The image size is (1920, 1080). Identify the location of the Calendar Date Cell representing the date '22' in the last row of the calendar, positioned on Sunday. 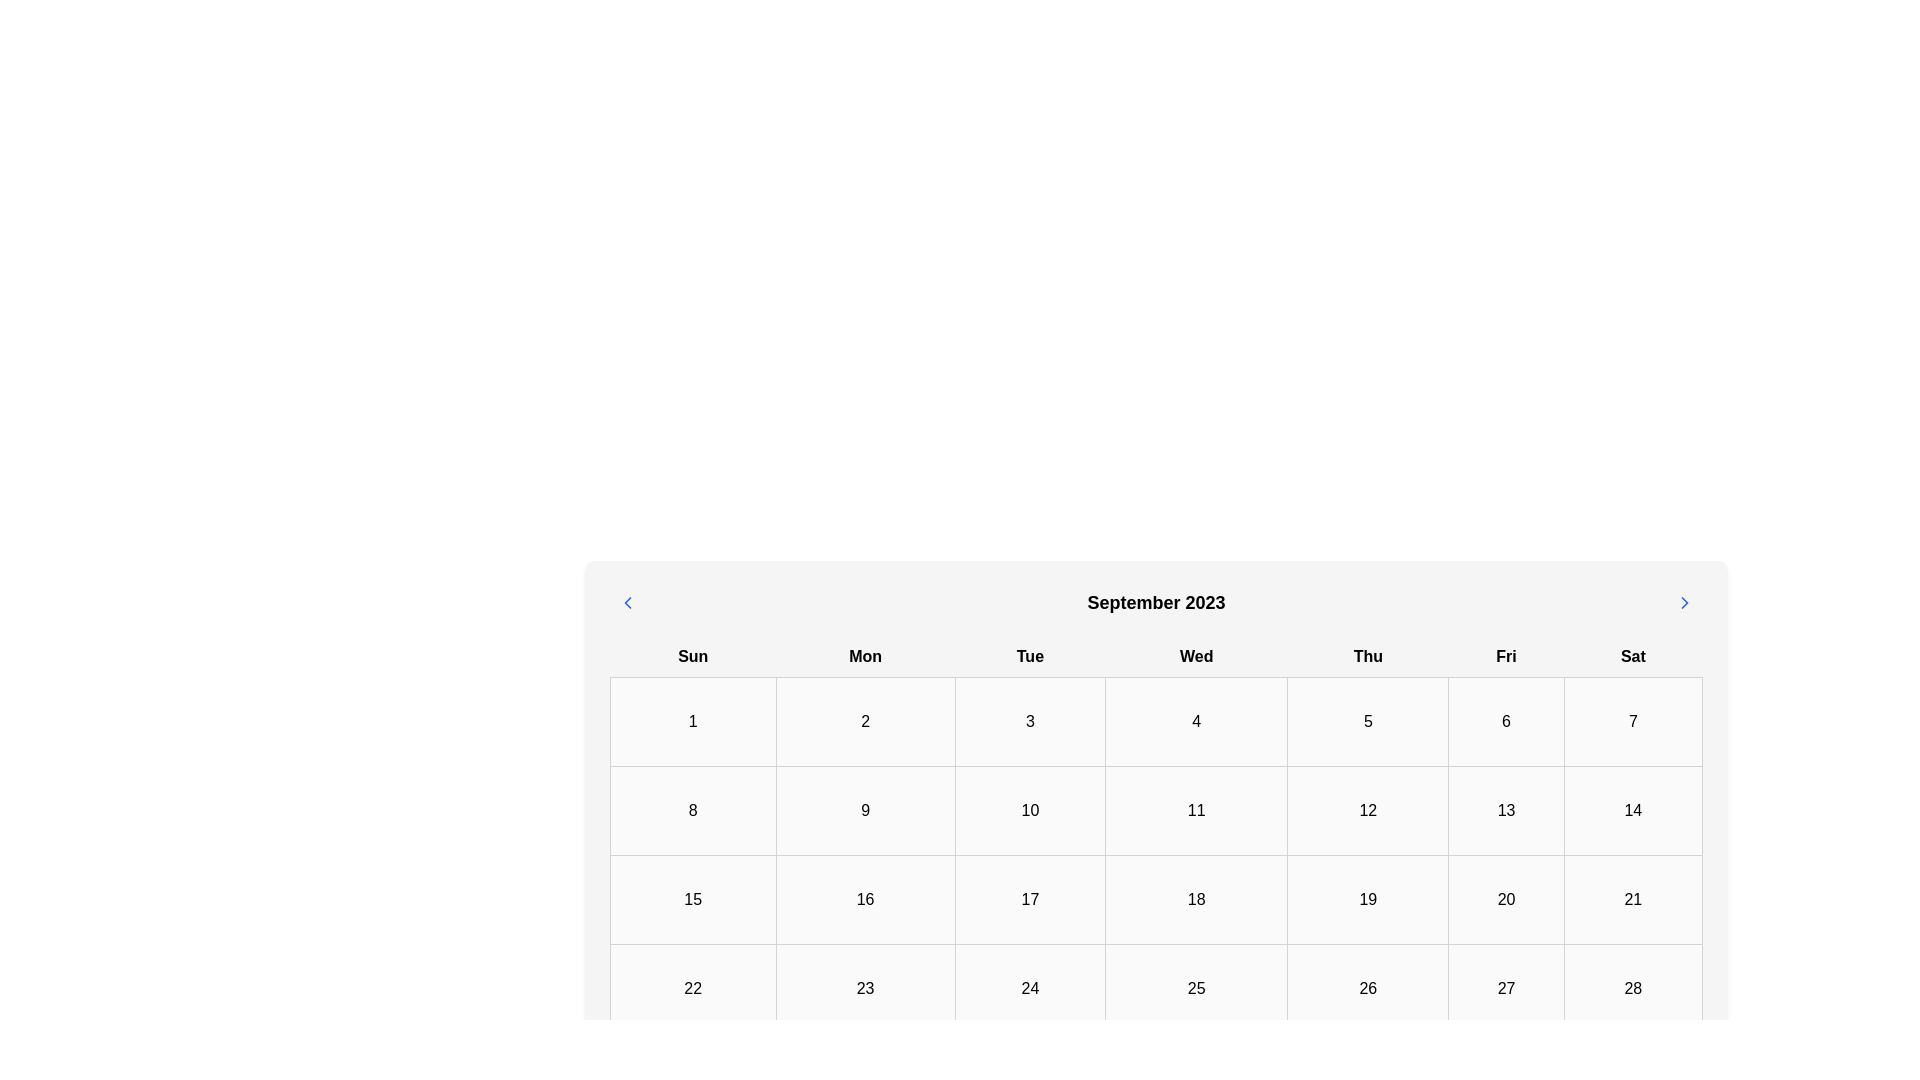
(693, 987).